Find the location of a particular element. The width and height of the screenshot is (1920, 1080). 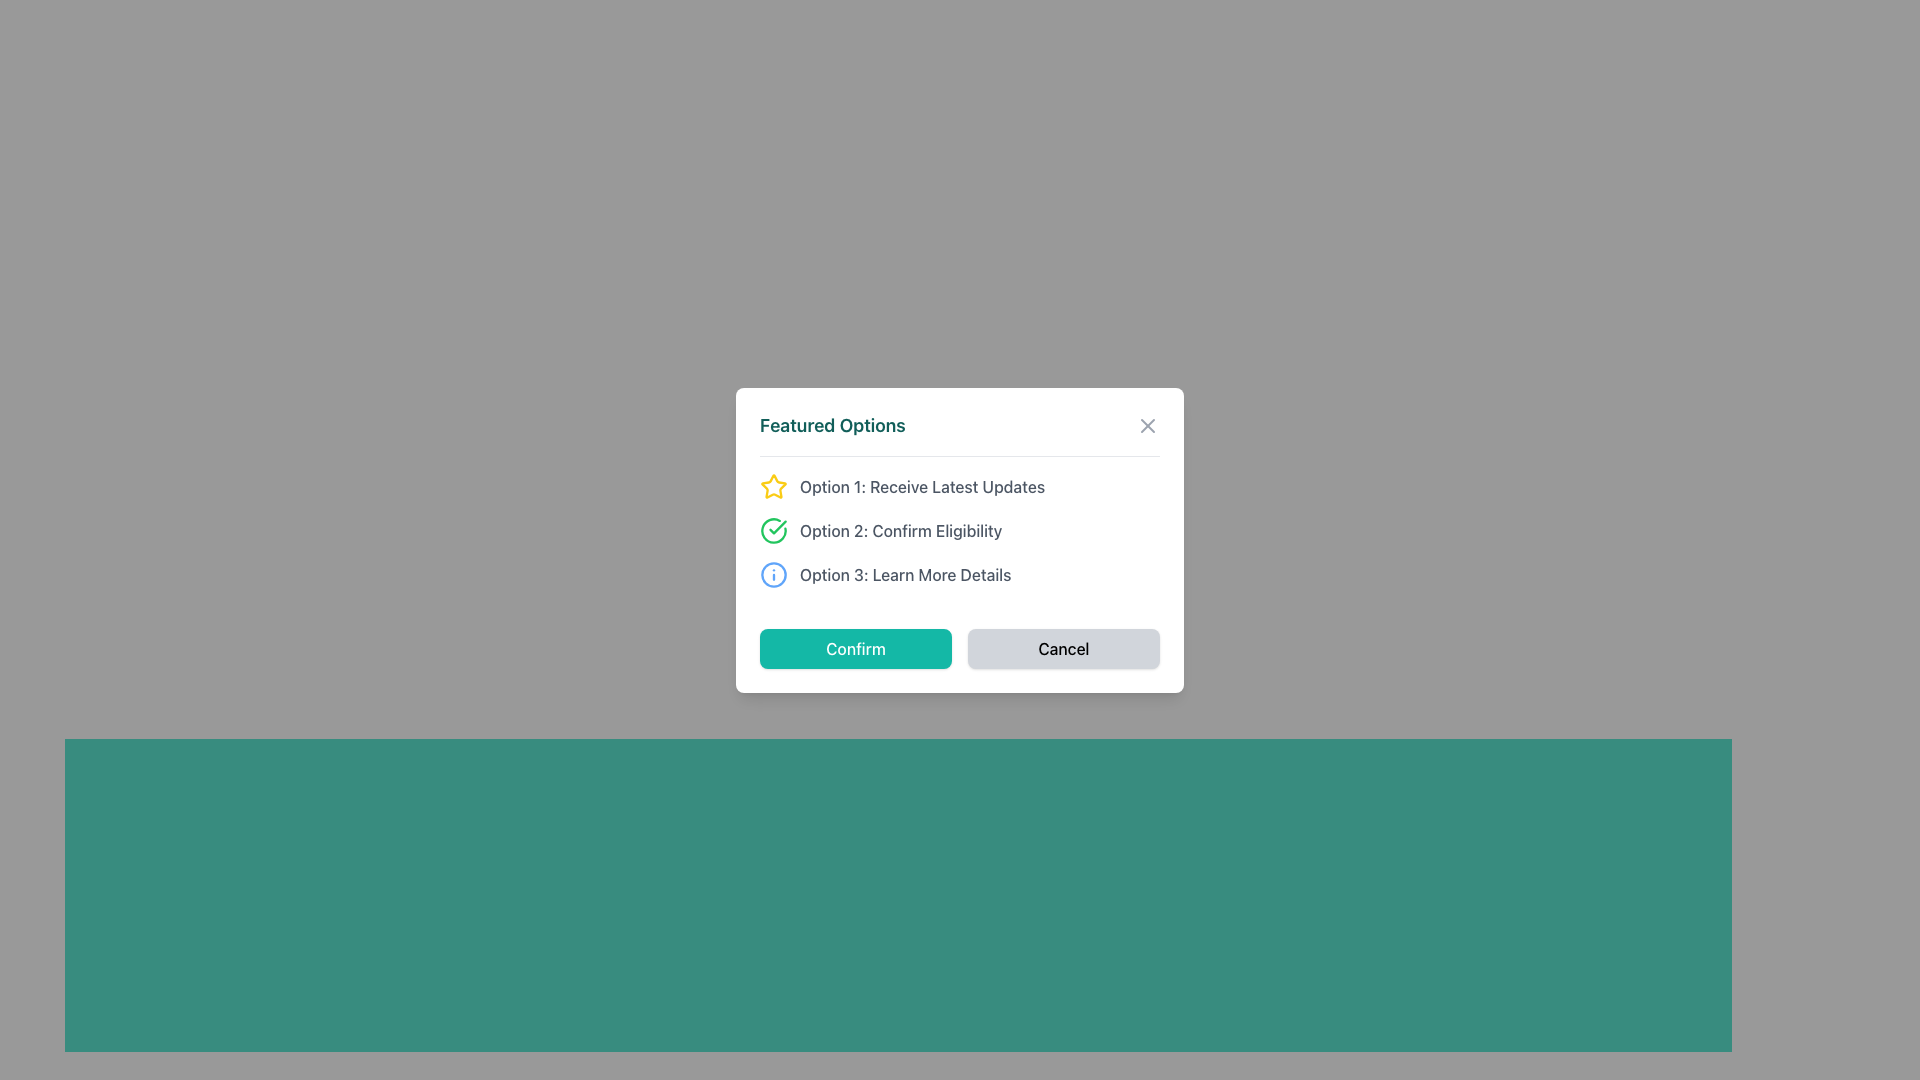

text label that describes the third option in the 'Featured Options' modal, located below 'Option 2: Confirm Eligibility' is located at coordinates (904, 574).